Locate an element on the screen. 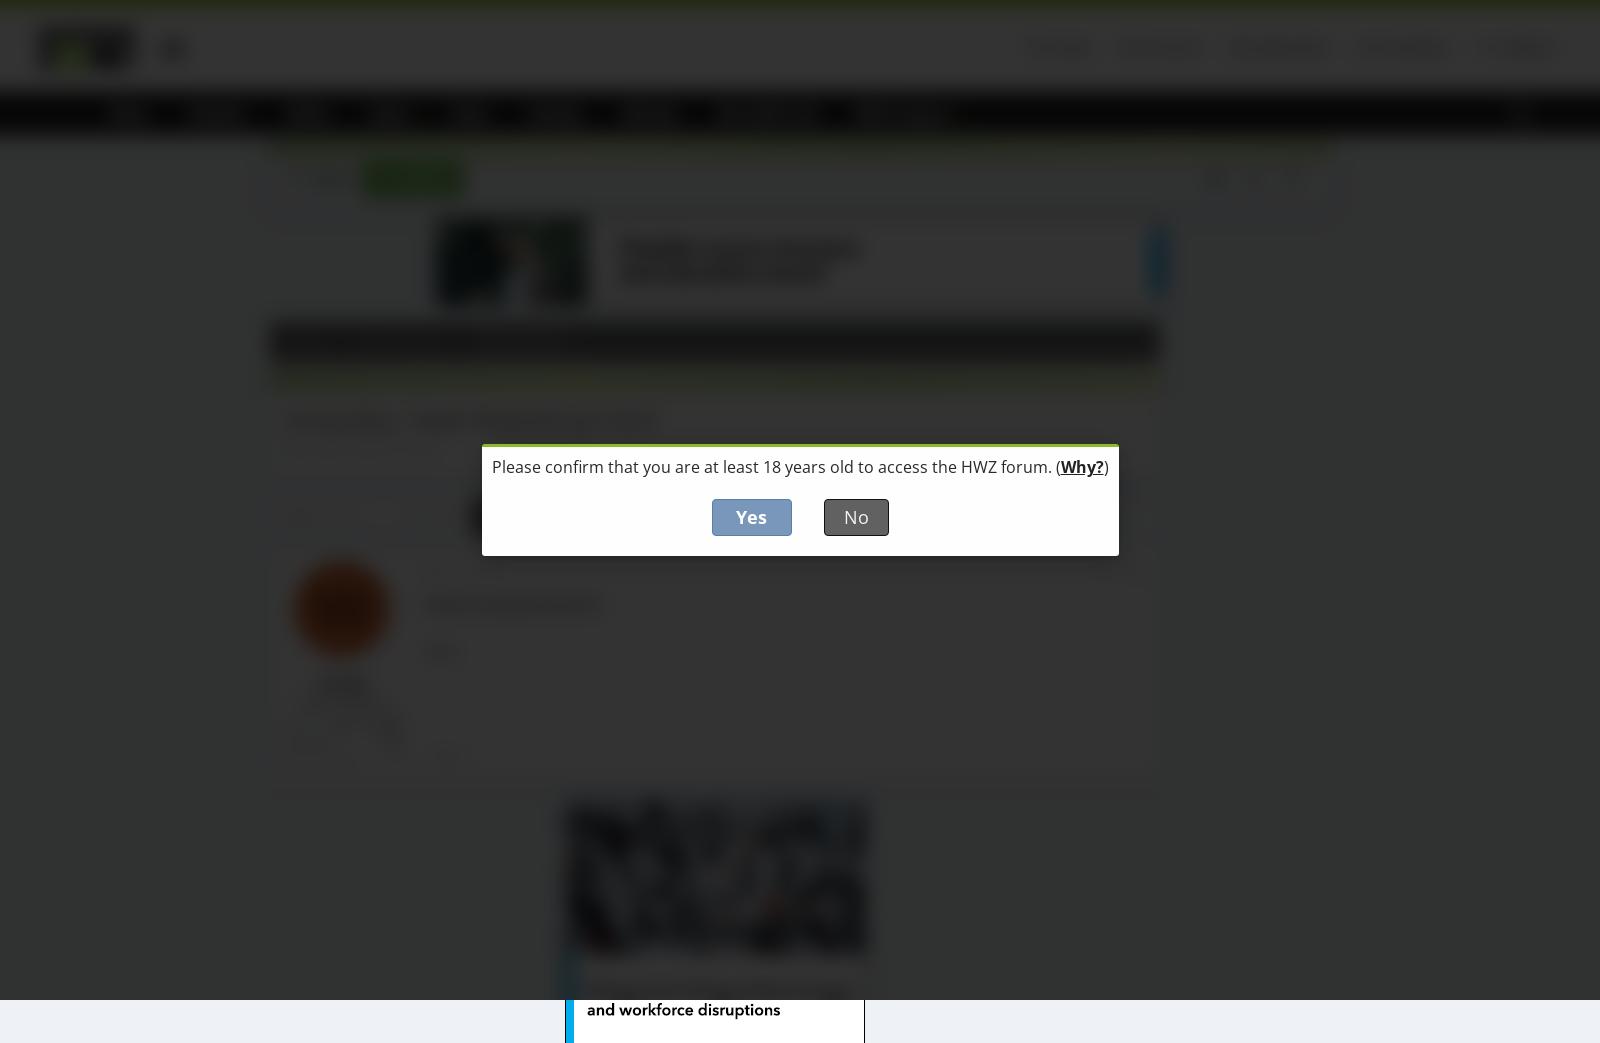 This screenshot has width=1600, height=1043. '7' is located at coordinates (515, 515).